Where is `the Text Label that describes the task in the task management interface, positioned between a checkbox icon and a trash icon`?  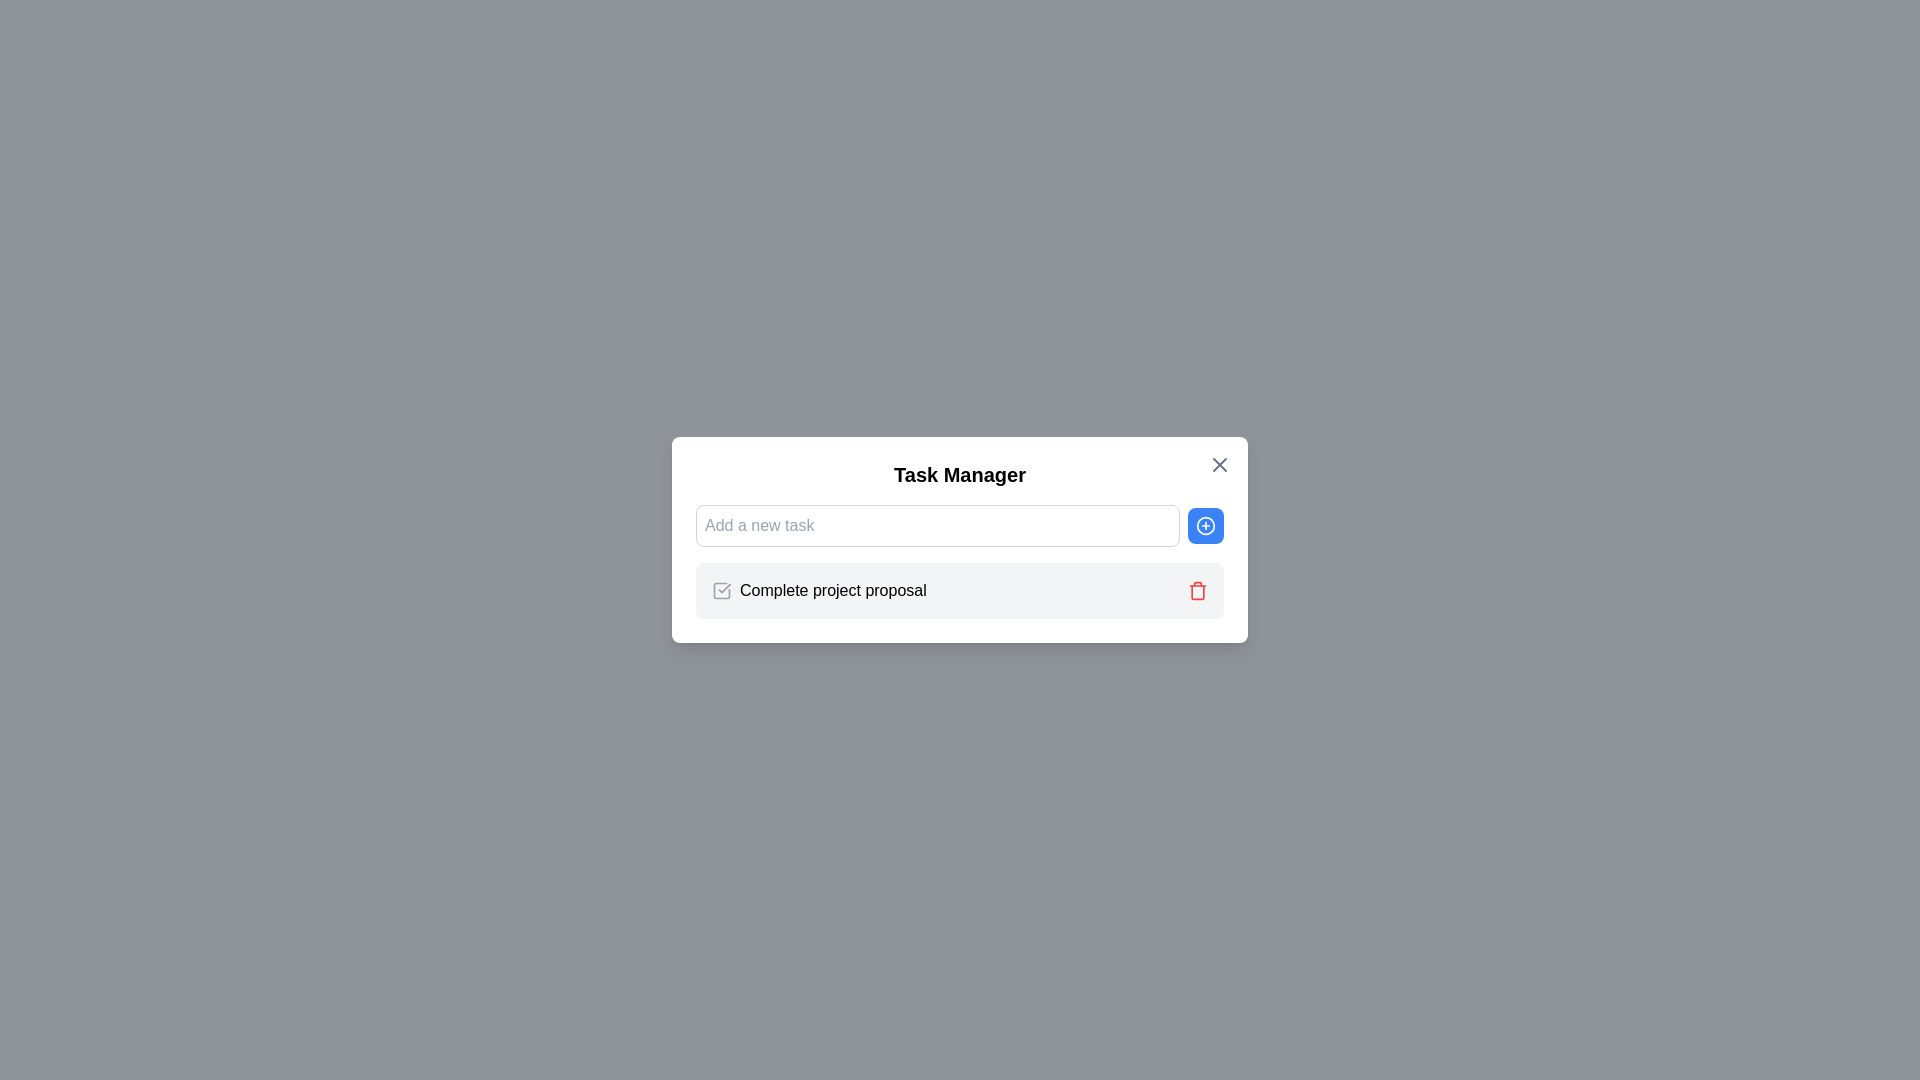 the Text Label that describes the task in the task management interface, positioned between a checkbox icon and a trash icon is located at coordinates (833, 589).